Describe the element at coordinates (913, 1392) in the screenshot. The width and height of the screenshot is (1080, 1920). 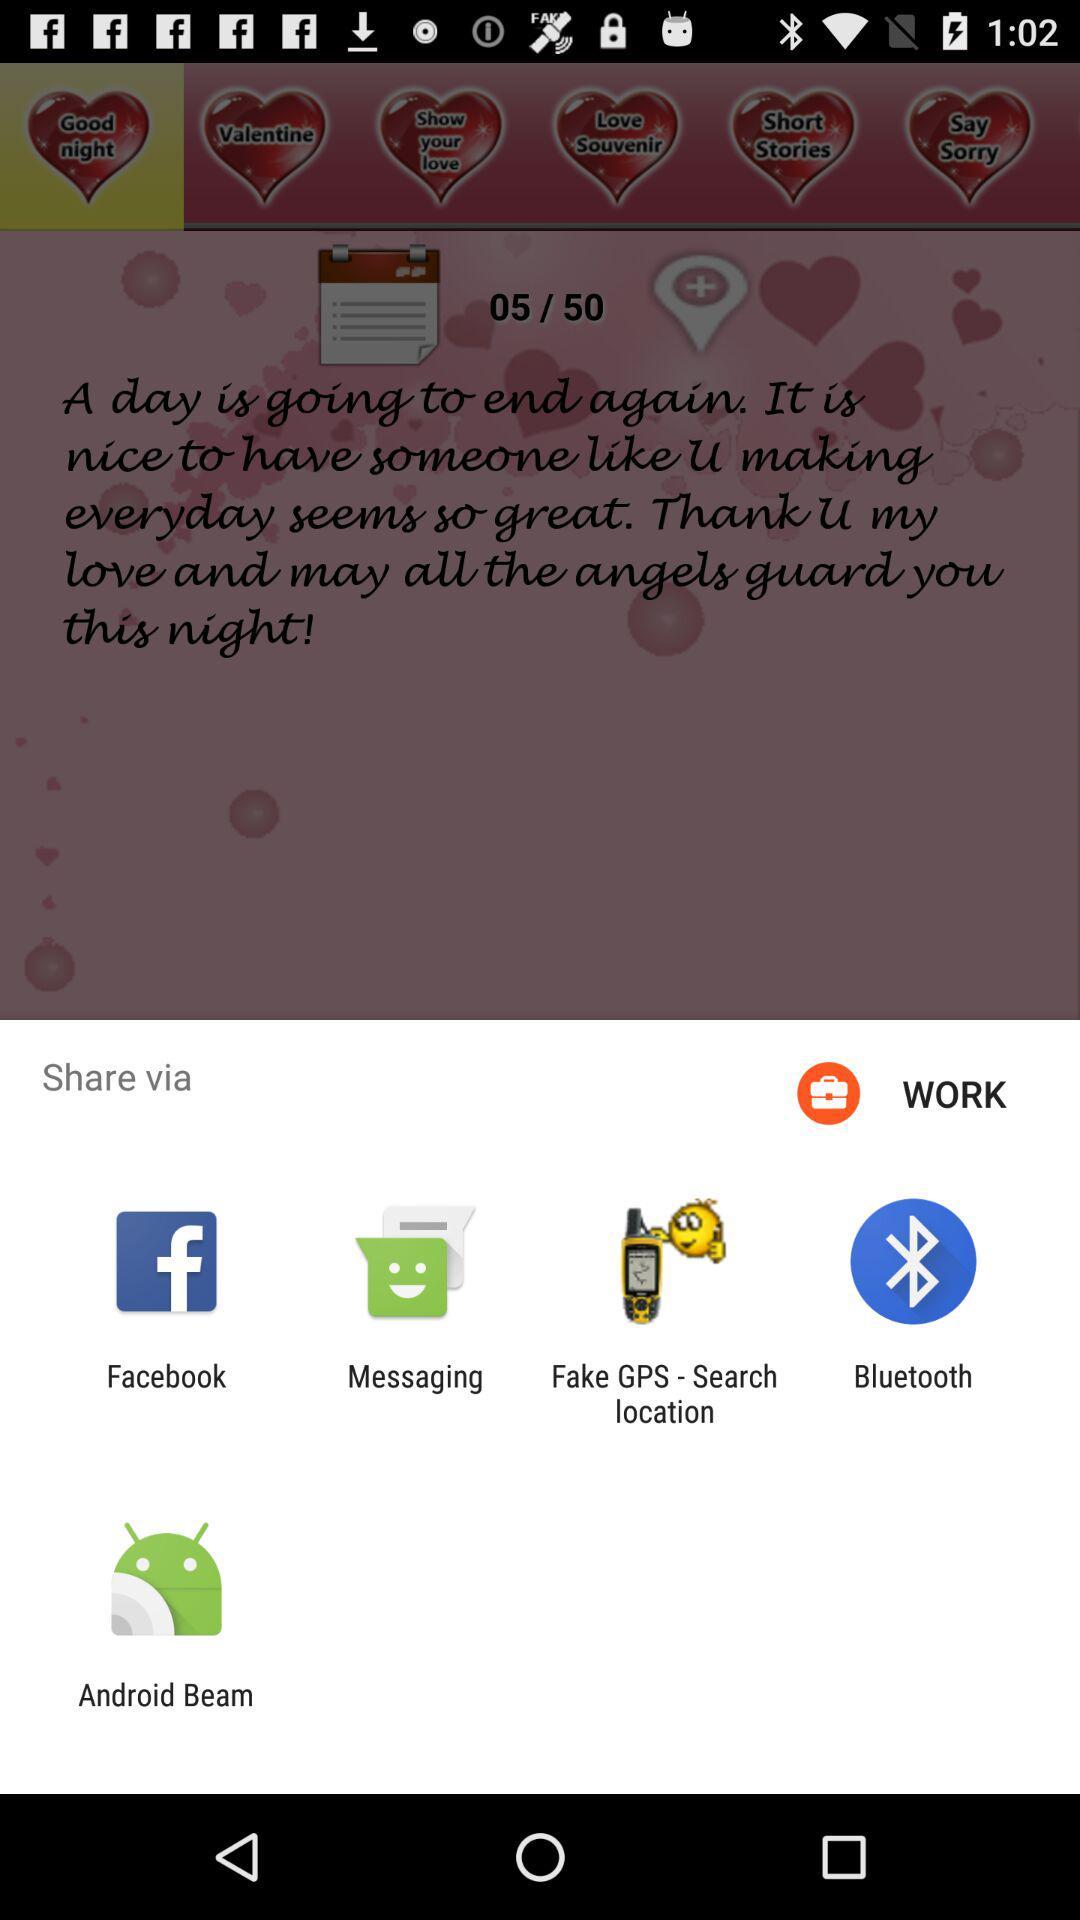
I see `the bluetooth icon` at that location.